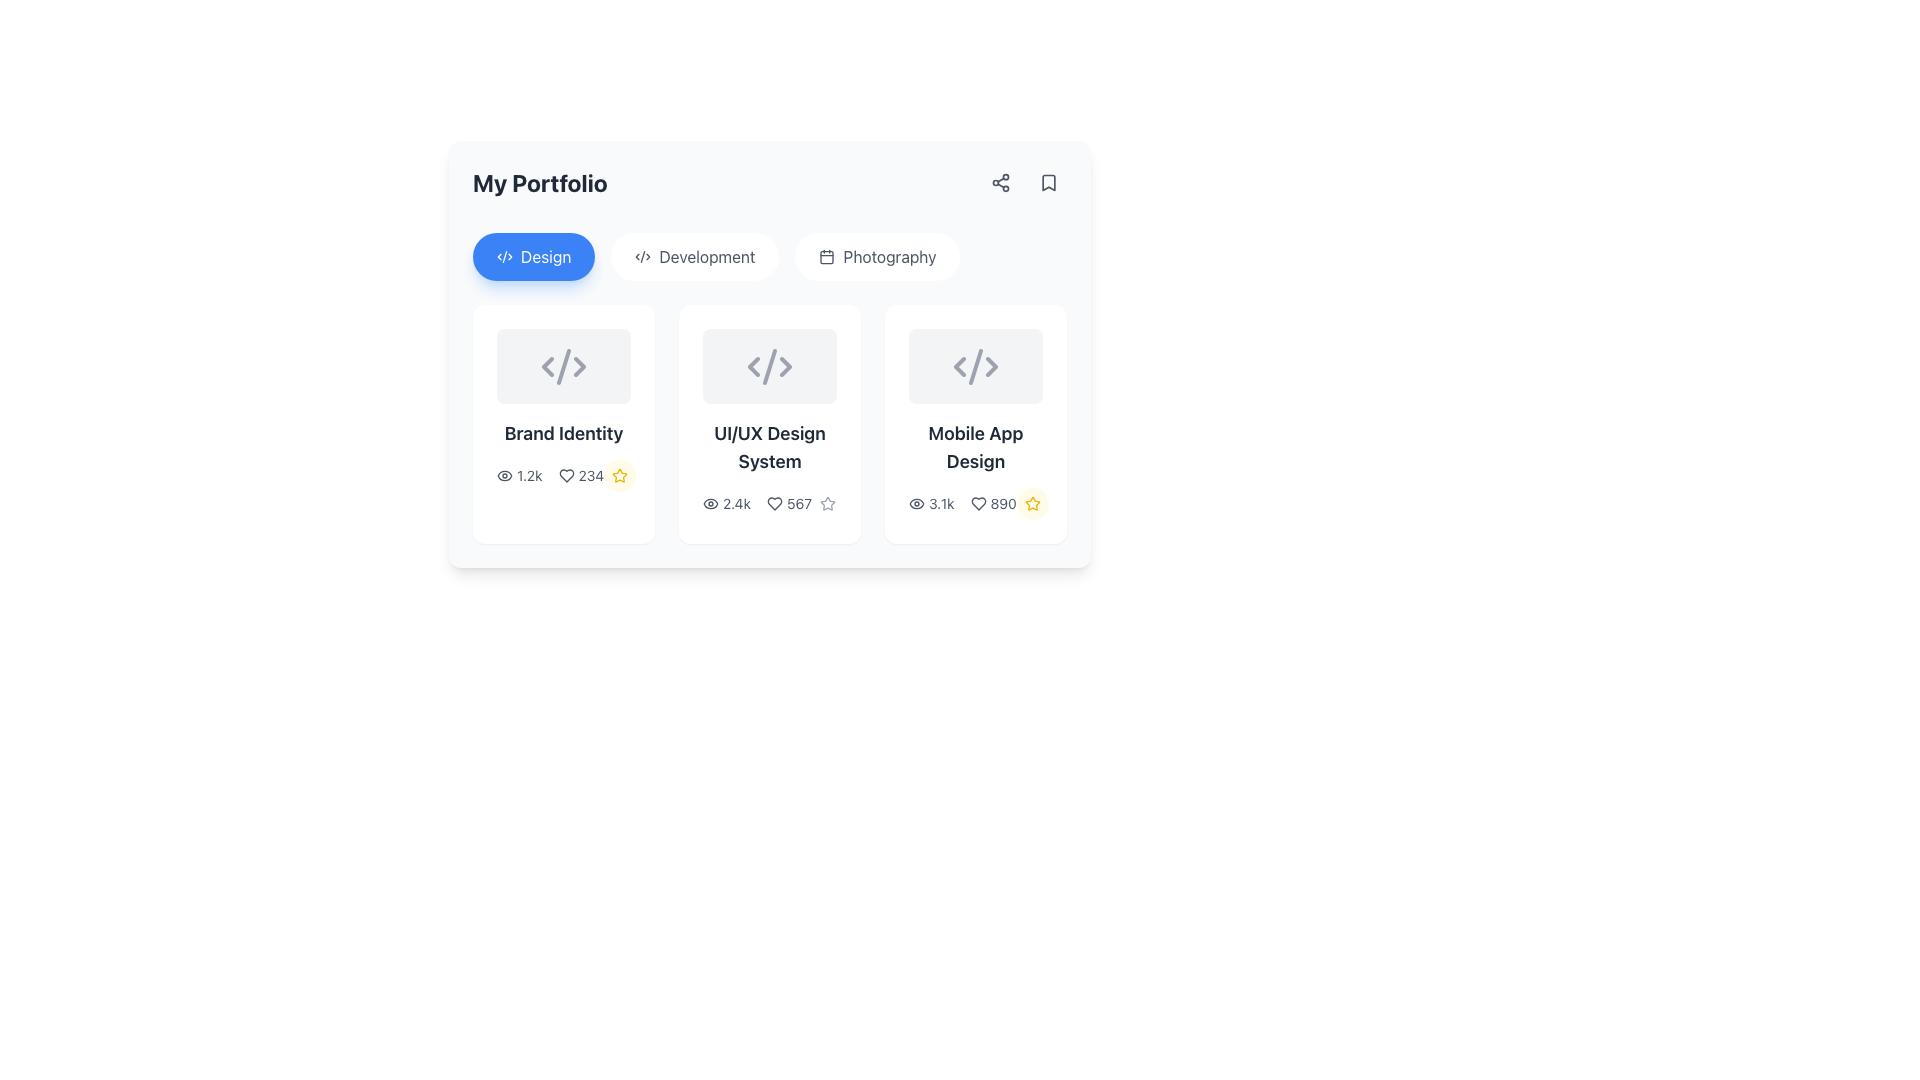 The height and width of the screenshot is (1080, 1920). I want to click on the composite UI component displaying '1.2k' with a heart icon and '234', located in the statistic section beneath the 'Brand Identity' card in the 'My Portfolio' section, so click(550, 476).